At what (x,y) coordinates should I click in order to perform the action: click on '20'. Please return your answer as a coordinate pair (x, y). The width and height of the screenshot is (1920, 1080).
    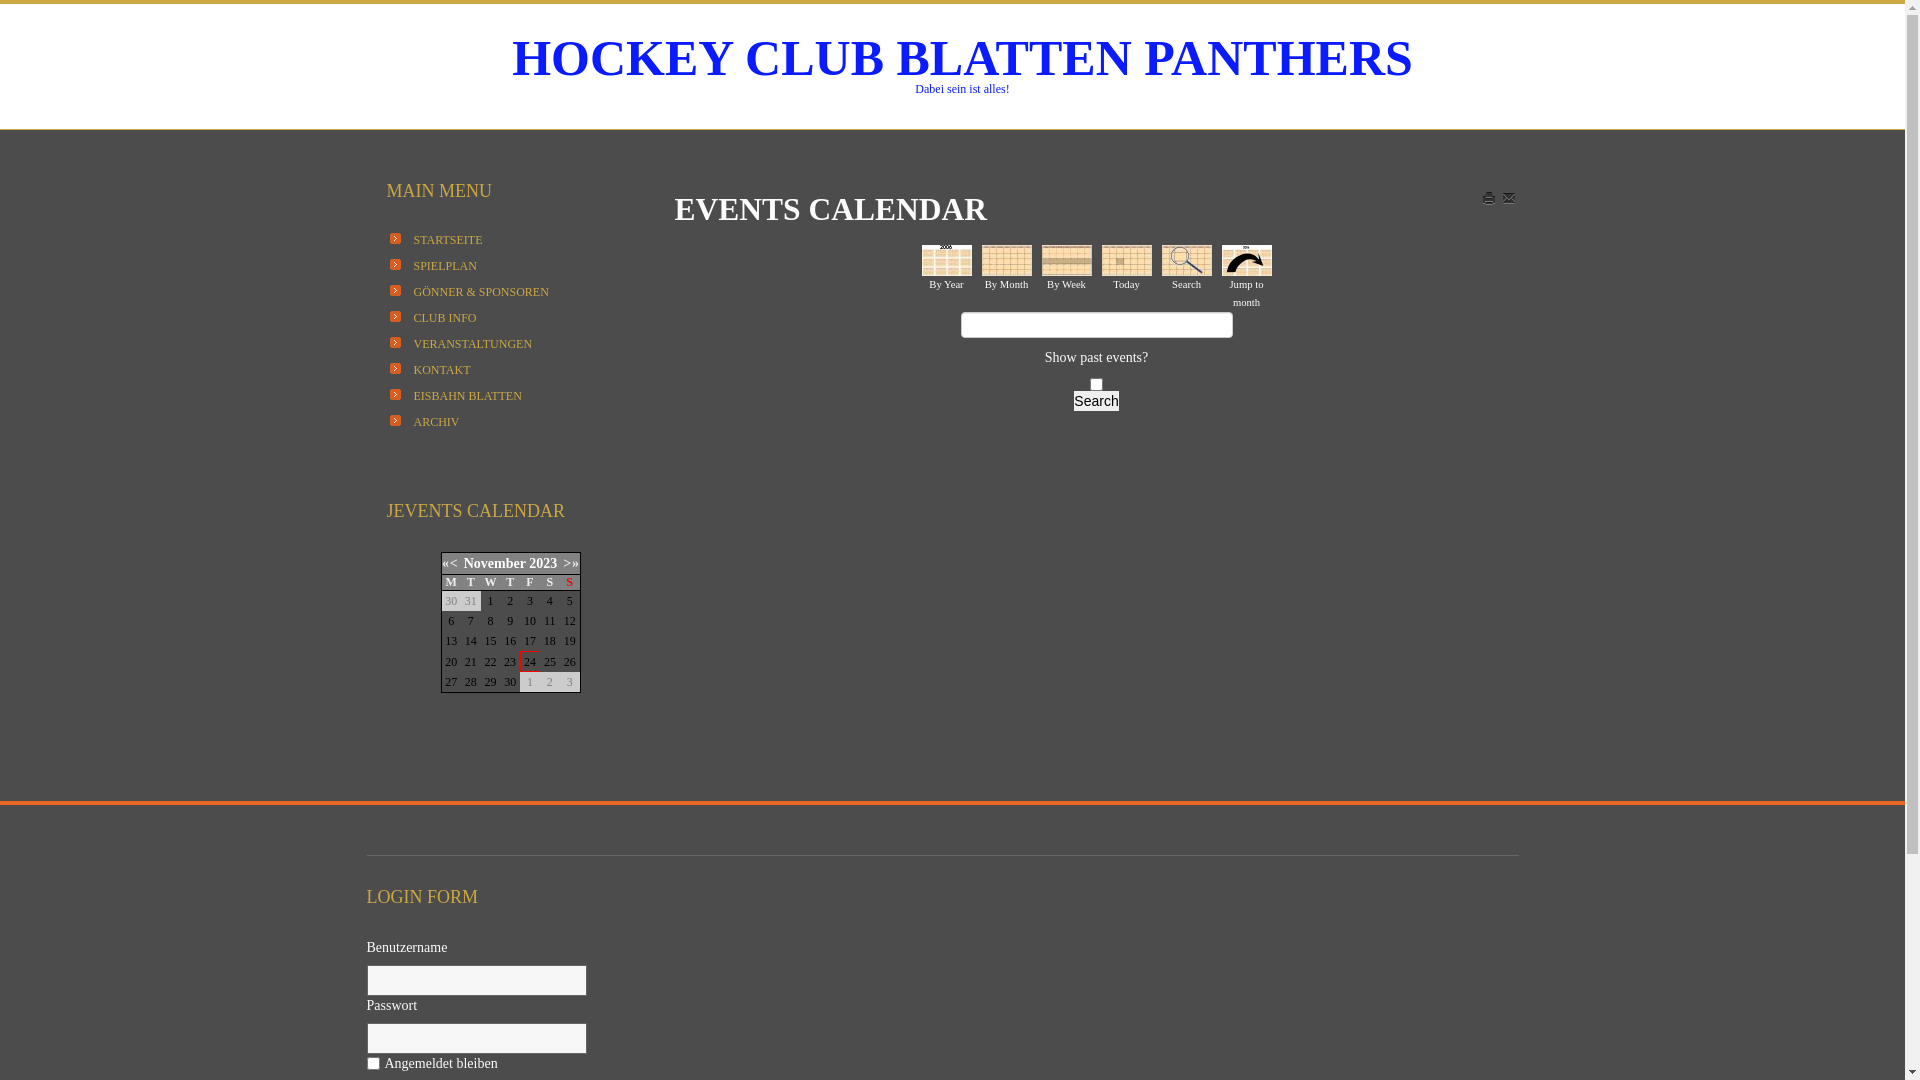
    Looking at the image, I should click on (450, 660).